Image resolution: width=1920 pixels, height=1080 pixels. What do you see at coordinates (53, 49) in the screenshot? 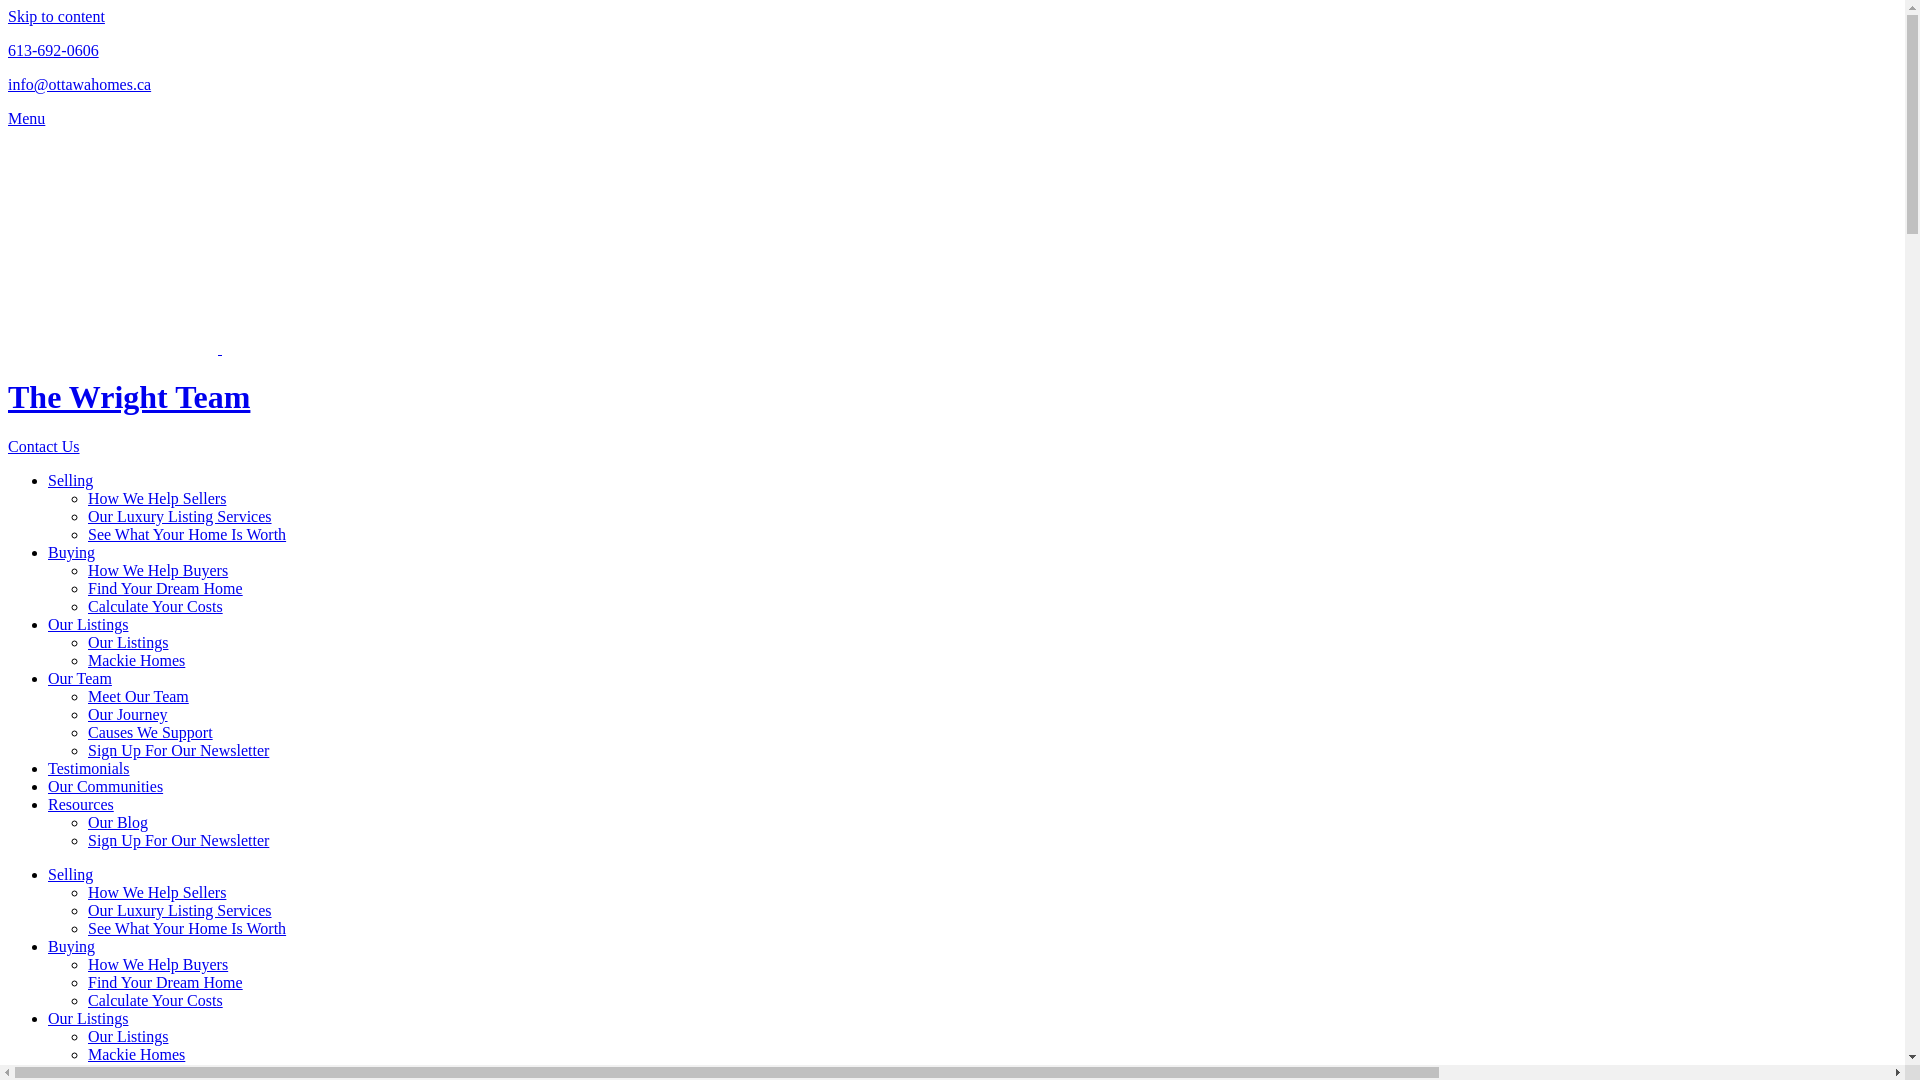
I see `'613-692-0606'` at bounding box center [53, 49].